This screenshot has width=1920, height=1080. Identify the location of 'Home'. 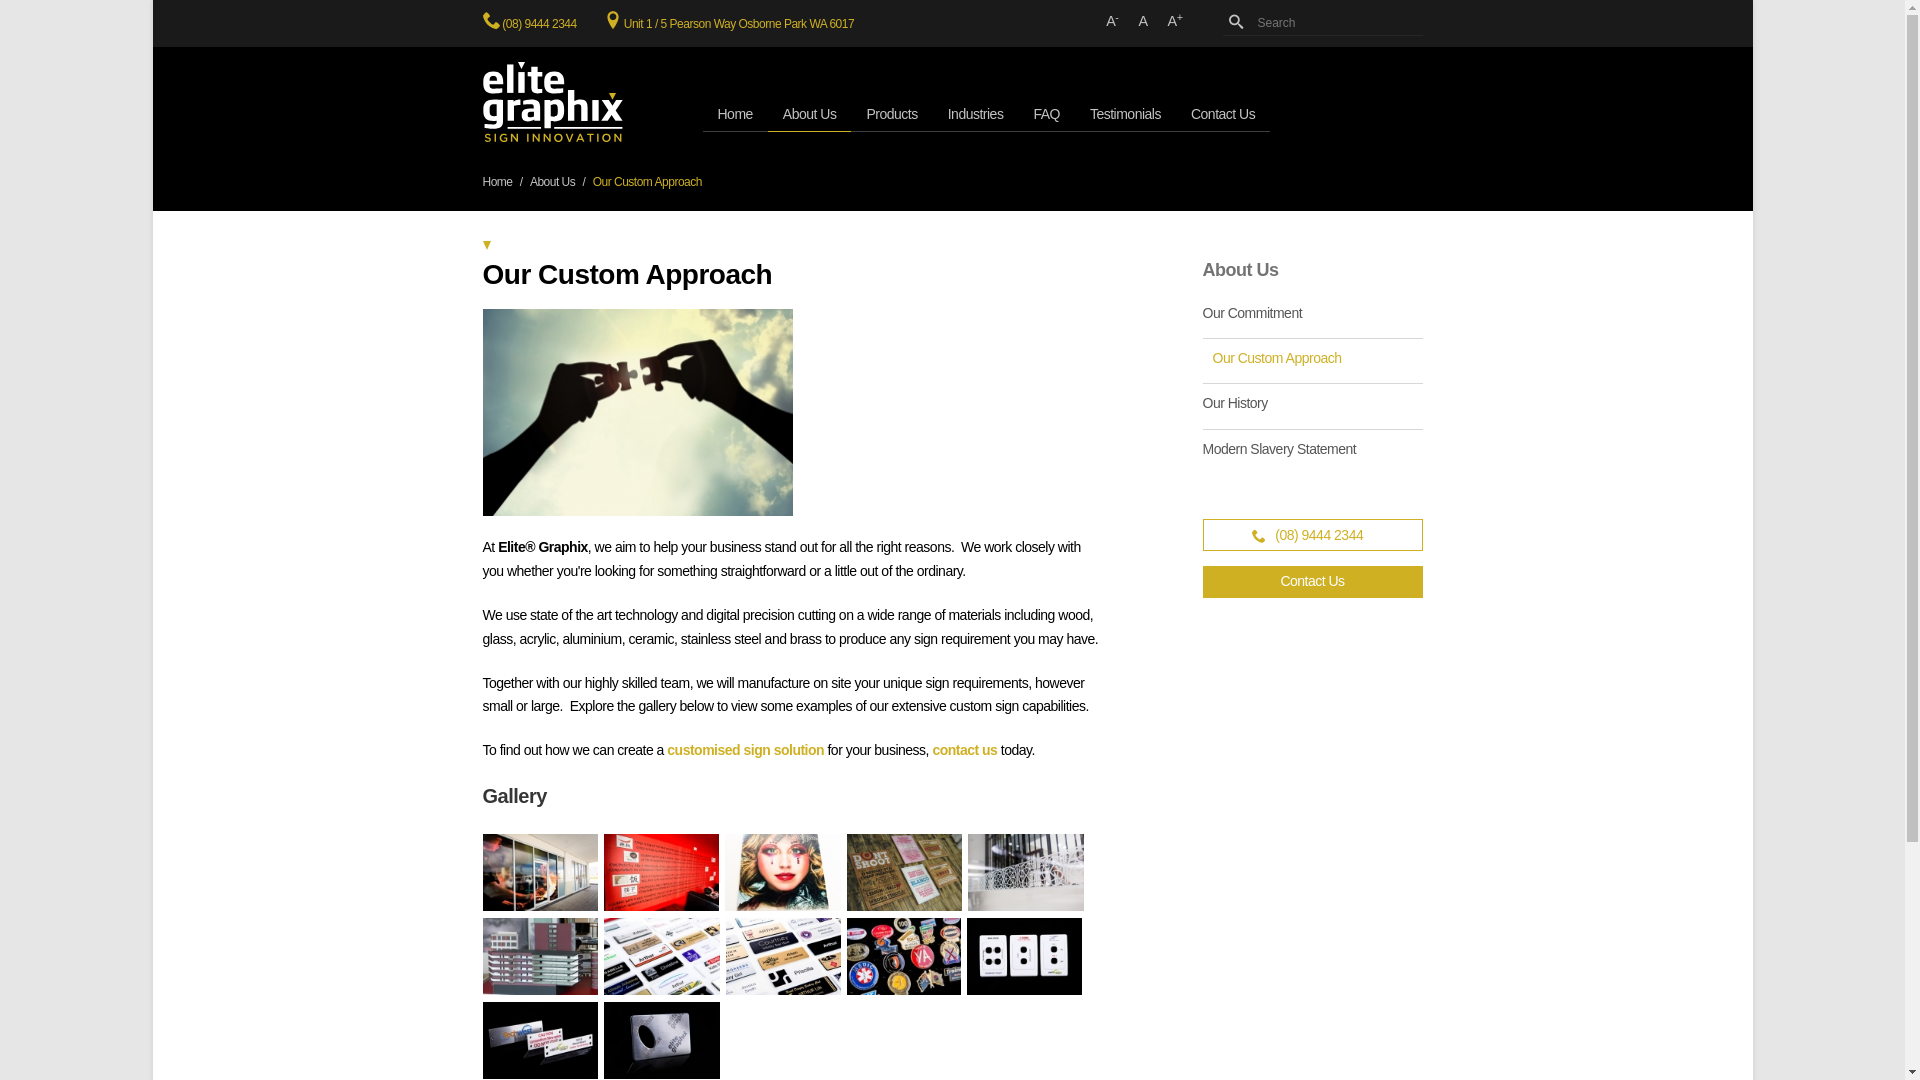
(733, 114).